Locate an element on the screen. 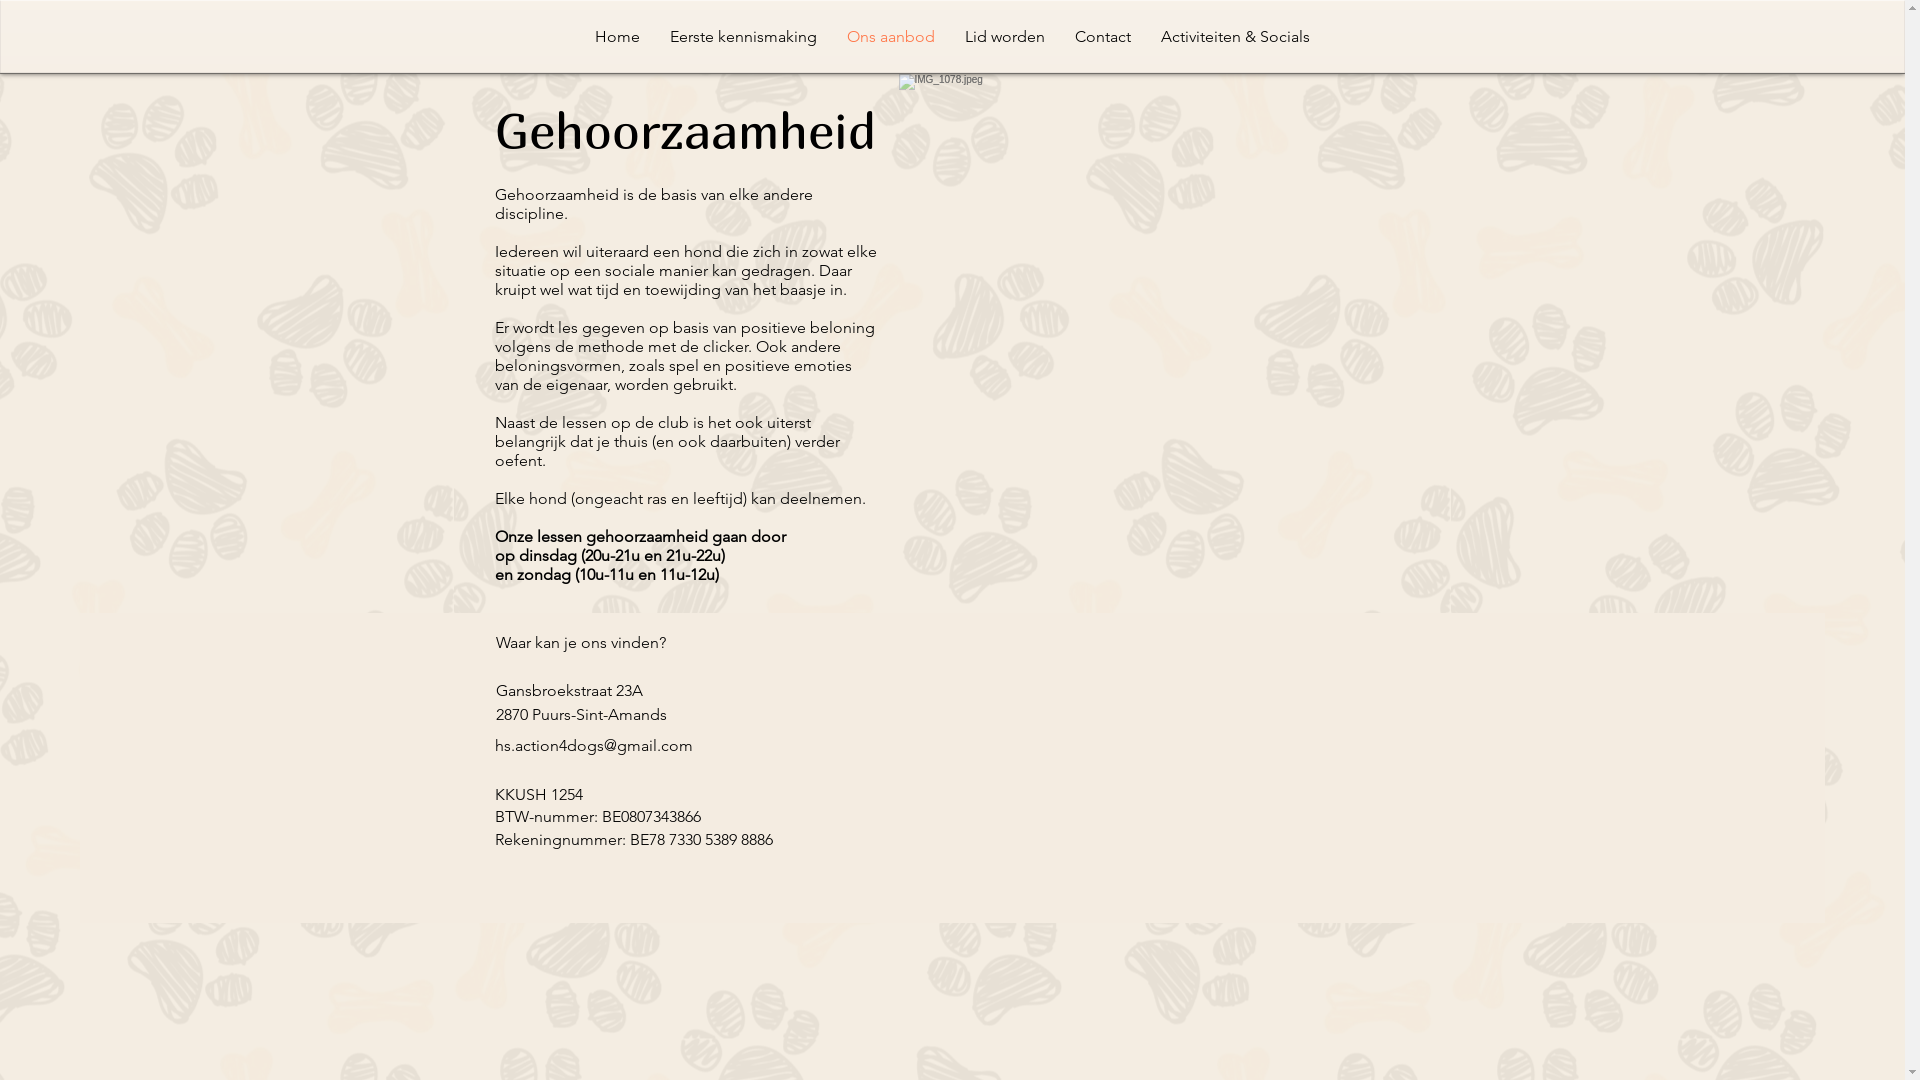 The height and width of the screenshot is (1080, 1920). 'Google Maps' is located at coordinates (1041, 747).